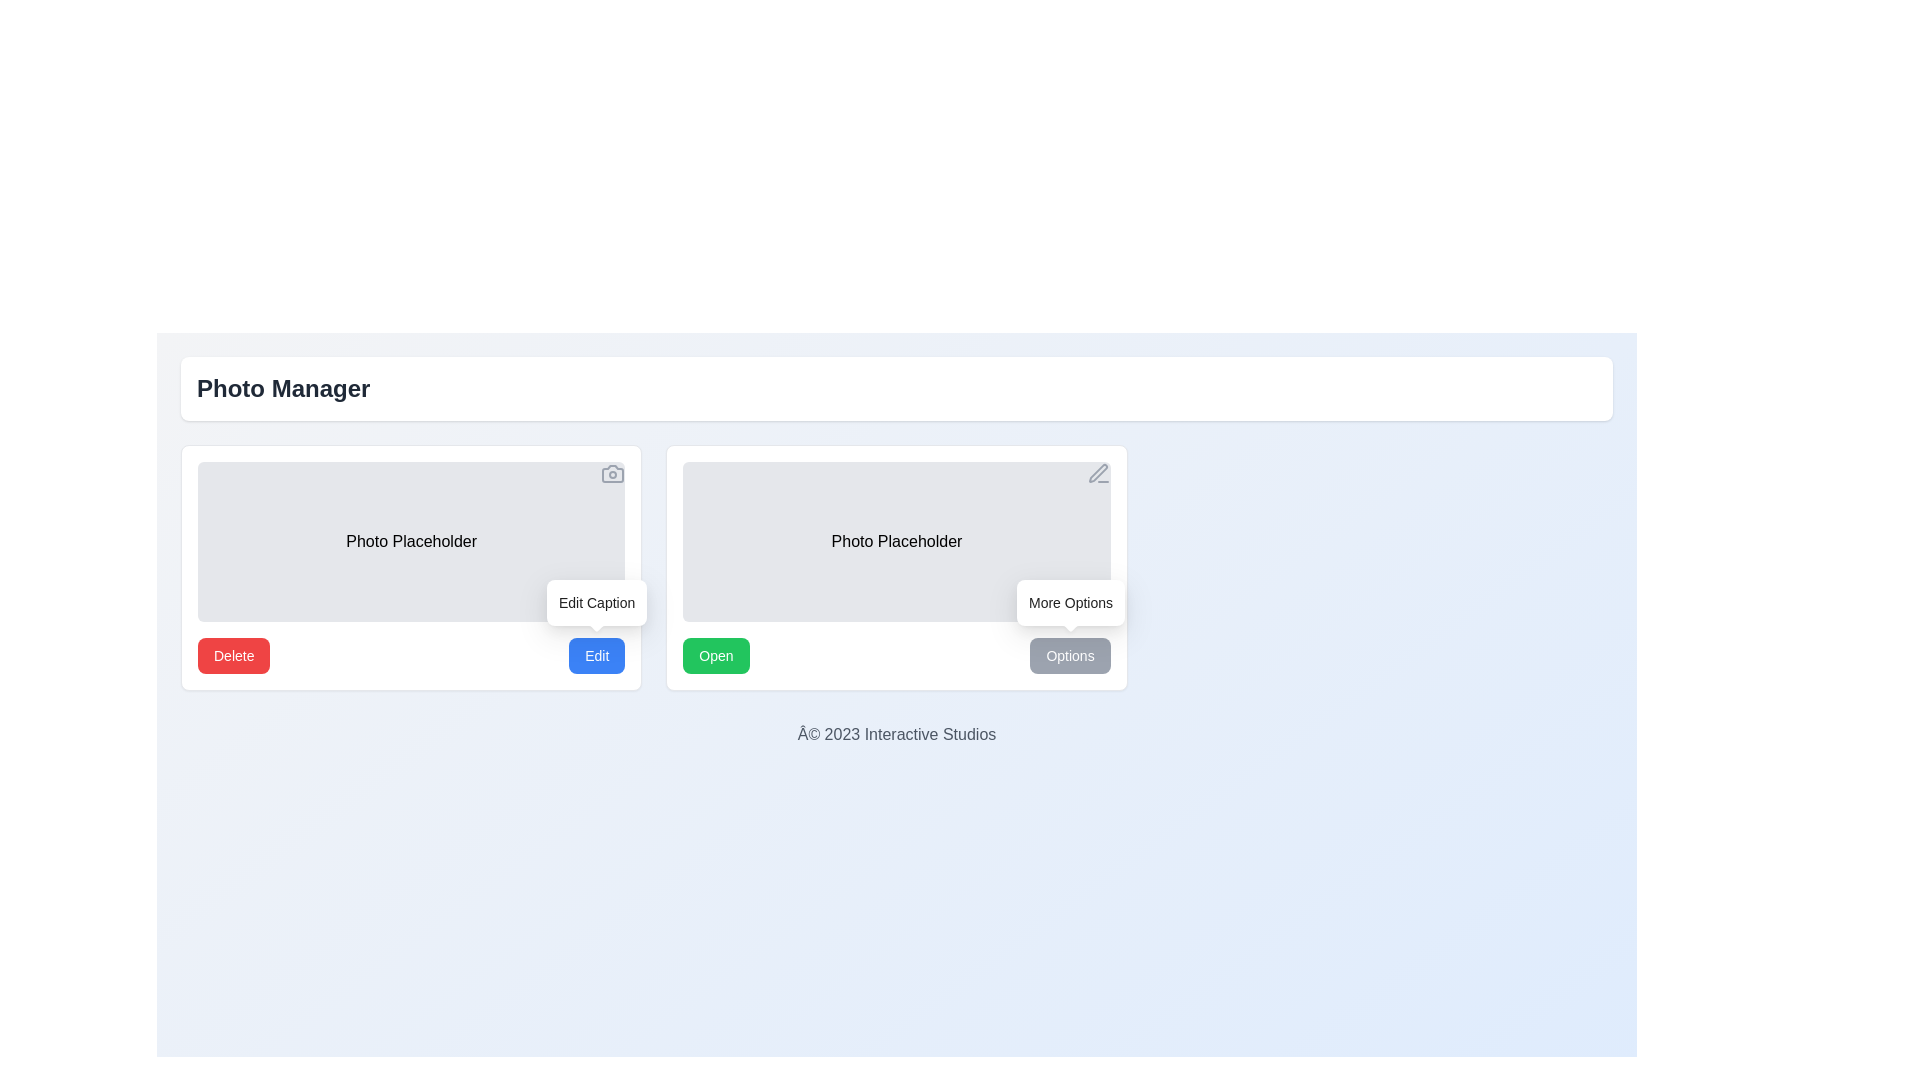 The height and width of the screenshot is (1080, 1920). What do you see at coordinates (716, 655) in the screenshot?
I see `the button located at the bottom-left corner of the second photo placeholder card` at bounding box center [716, 655].